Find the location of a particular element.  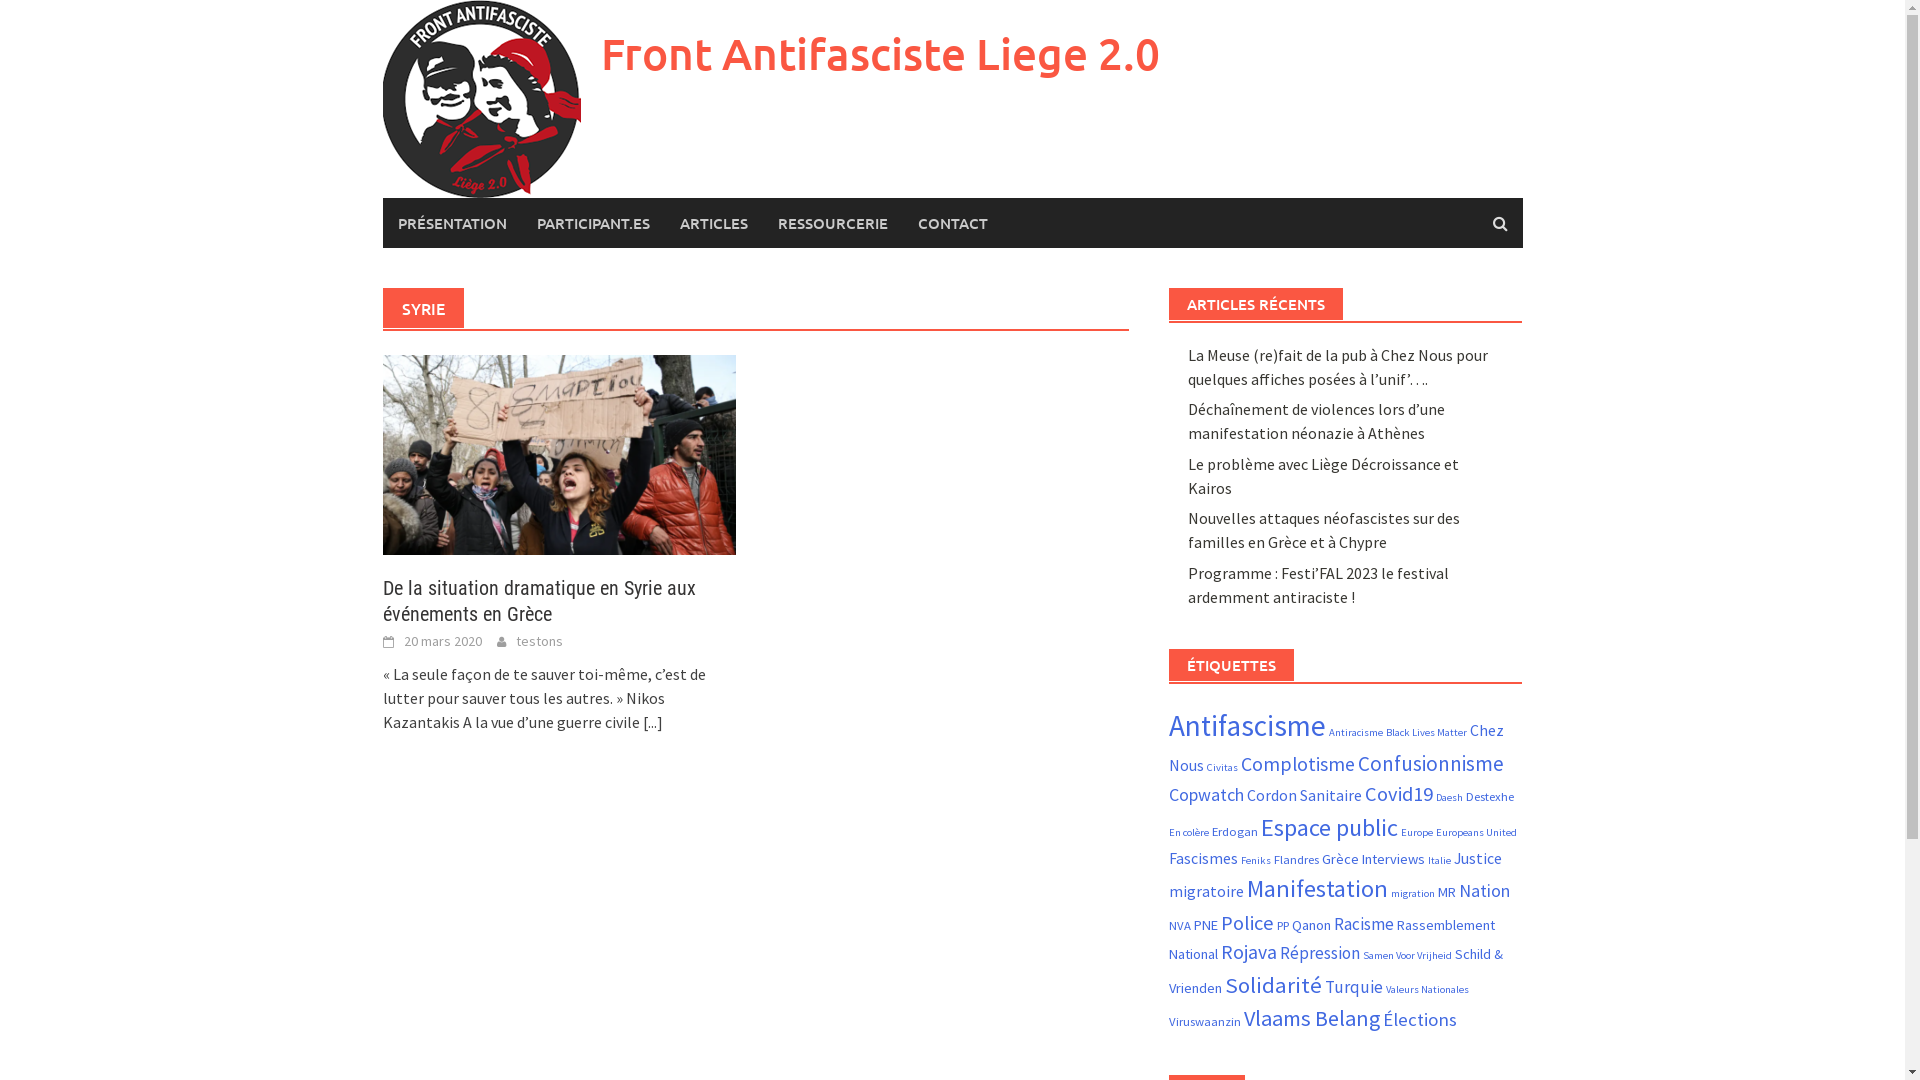

'CONTACT' is located at coordinates (901, 223).